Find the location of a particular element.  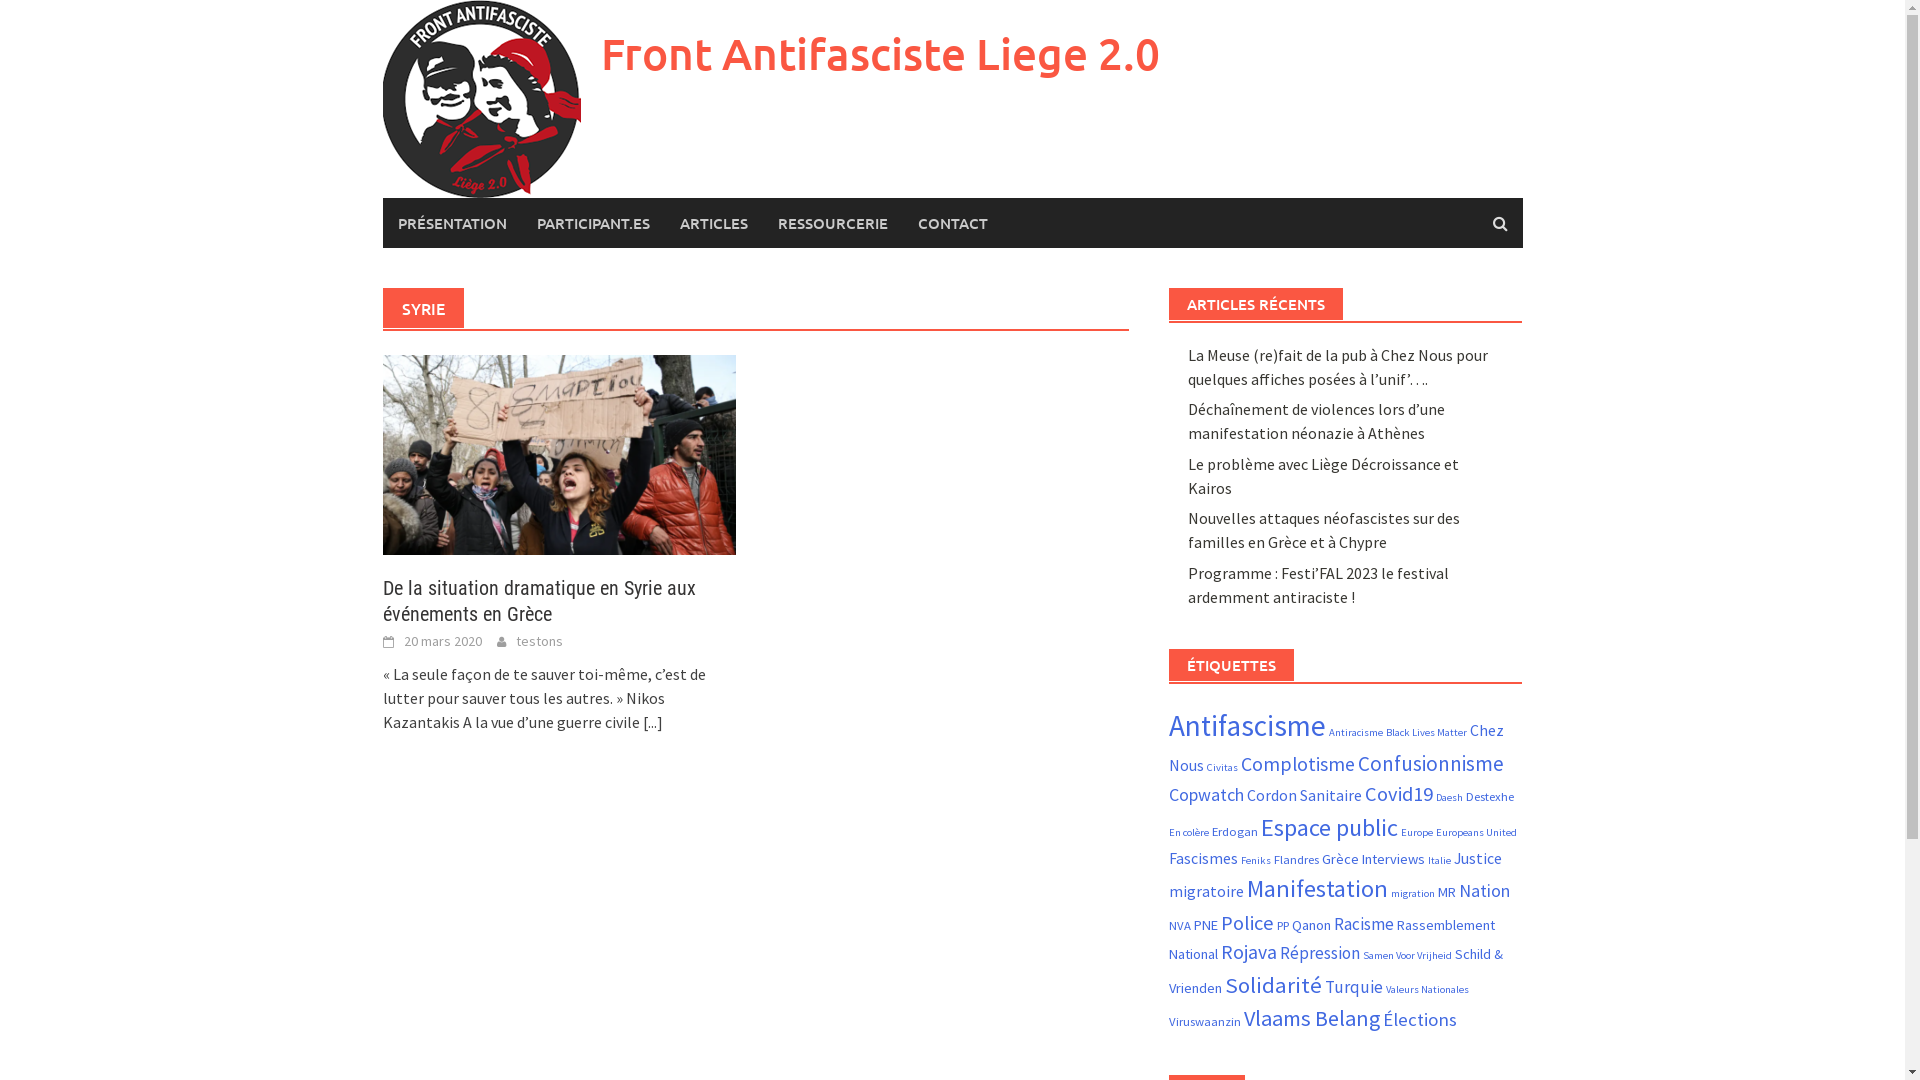

'CONTACT' is located at coordinates (901, 223).